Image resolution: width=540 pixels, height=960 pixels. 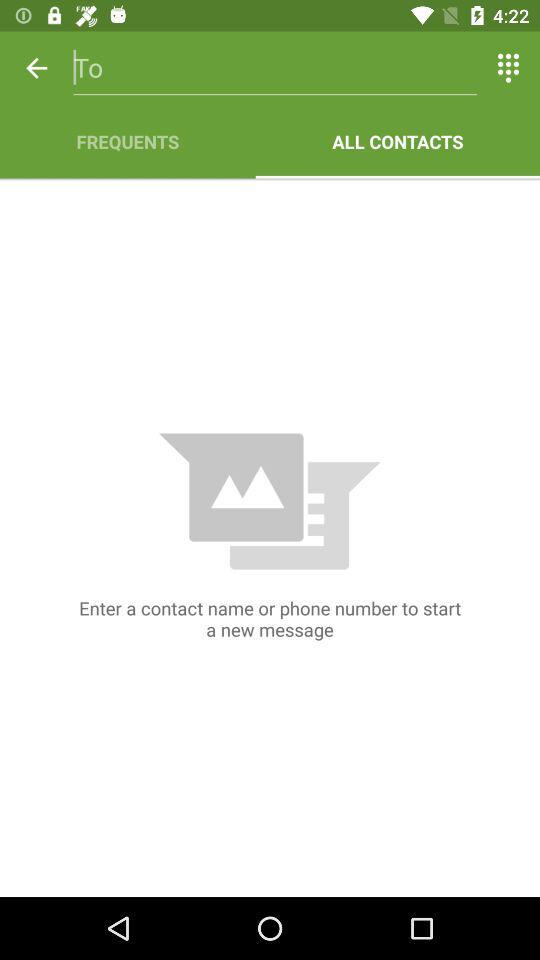 What do you see at coordinates (127, 140) in the screenshot?
I see `the frequents item` at bounding box center [127, 140].